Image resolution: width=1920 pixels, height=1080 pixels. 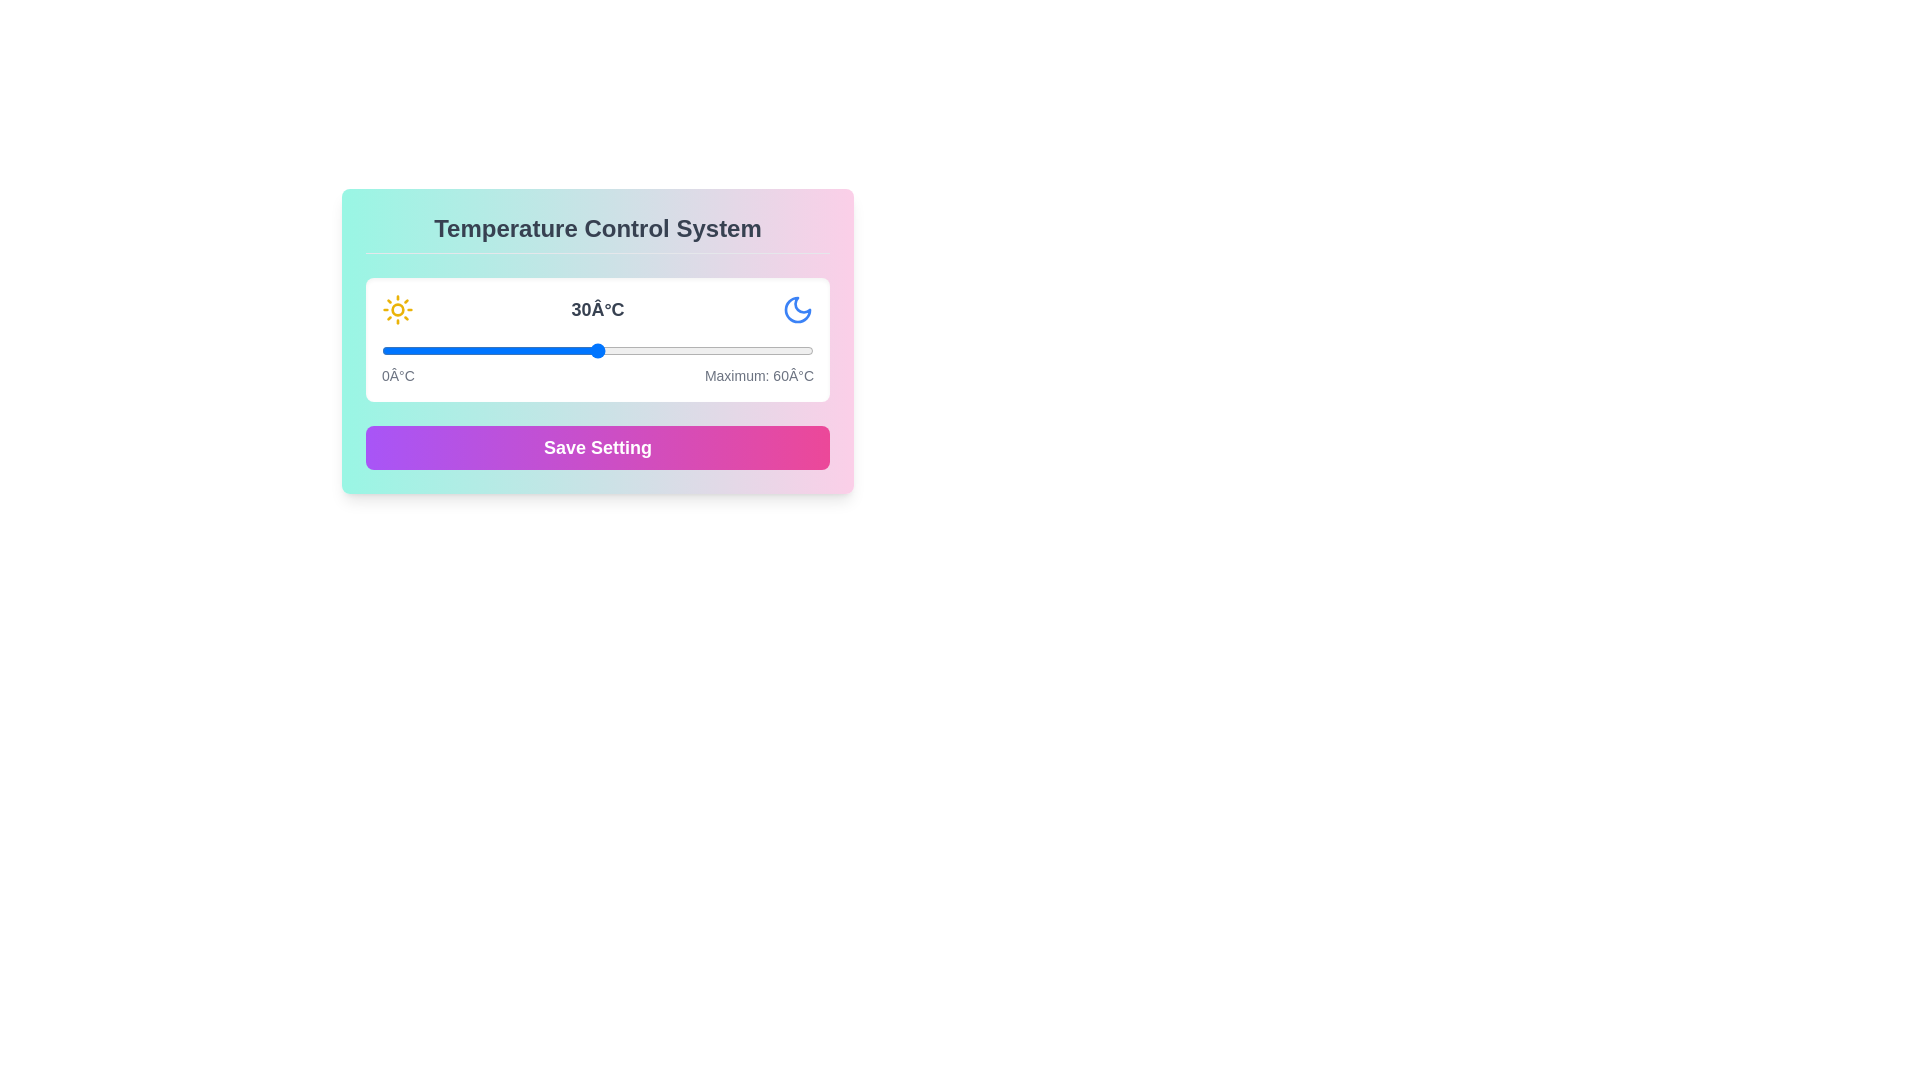 What do you see at coordinates (431, 350) in the screenshot?
I see `the temperature slider to set the temperature to 7°C` at bounding box center [431, 350].